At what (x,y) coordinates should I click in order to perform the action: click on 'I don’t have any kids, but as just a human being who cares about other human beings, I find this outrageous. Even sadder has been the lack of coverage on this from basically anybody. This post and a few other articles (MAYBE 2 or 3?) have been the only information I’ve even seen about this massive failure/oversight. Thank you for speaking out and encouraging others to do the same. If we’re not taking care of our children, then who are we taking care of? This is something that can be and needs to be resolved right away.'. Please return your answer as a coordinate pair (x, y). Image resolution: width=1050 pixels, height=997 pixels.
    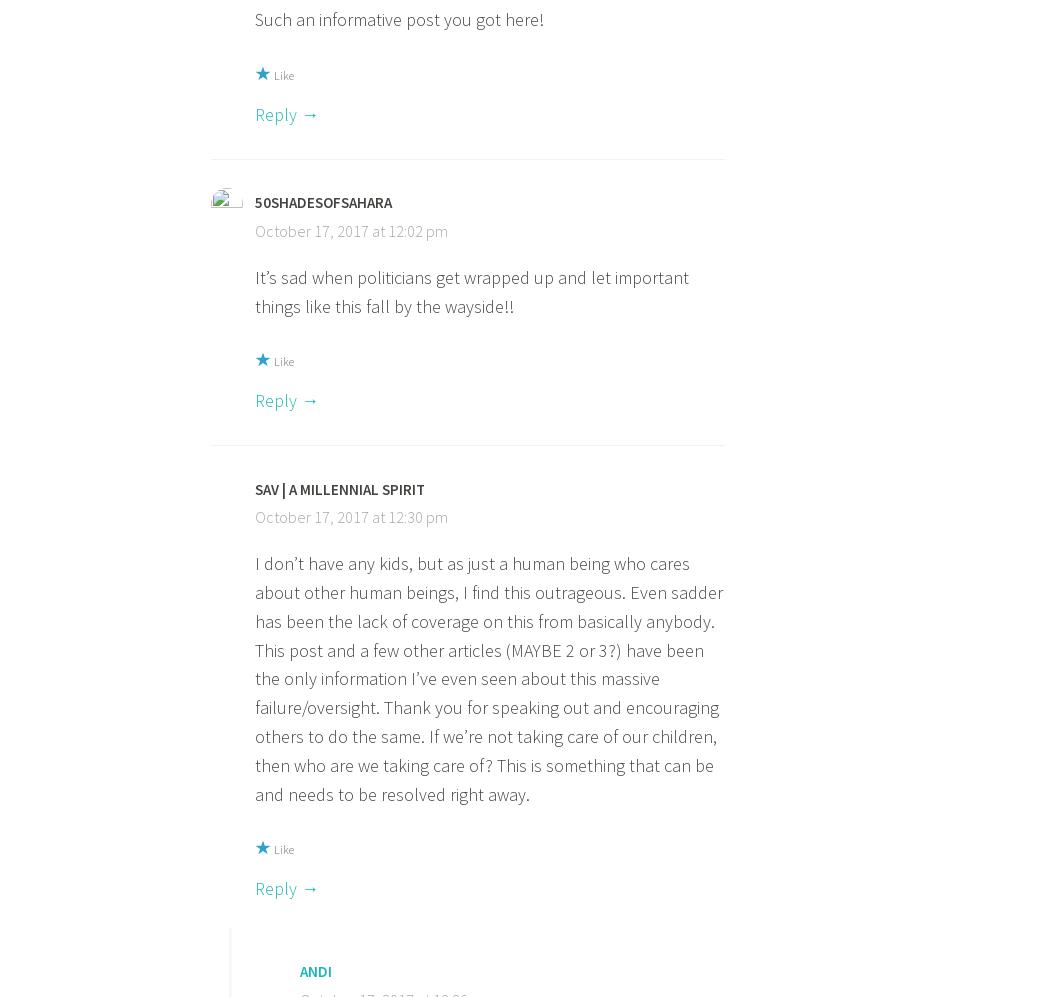
    Looking at the image, I should click on (488, 678).